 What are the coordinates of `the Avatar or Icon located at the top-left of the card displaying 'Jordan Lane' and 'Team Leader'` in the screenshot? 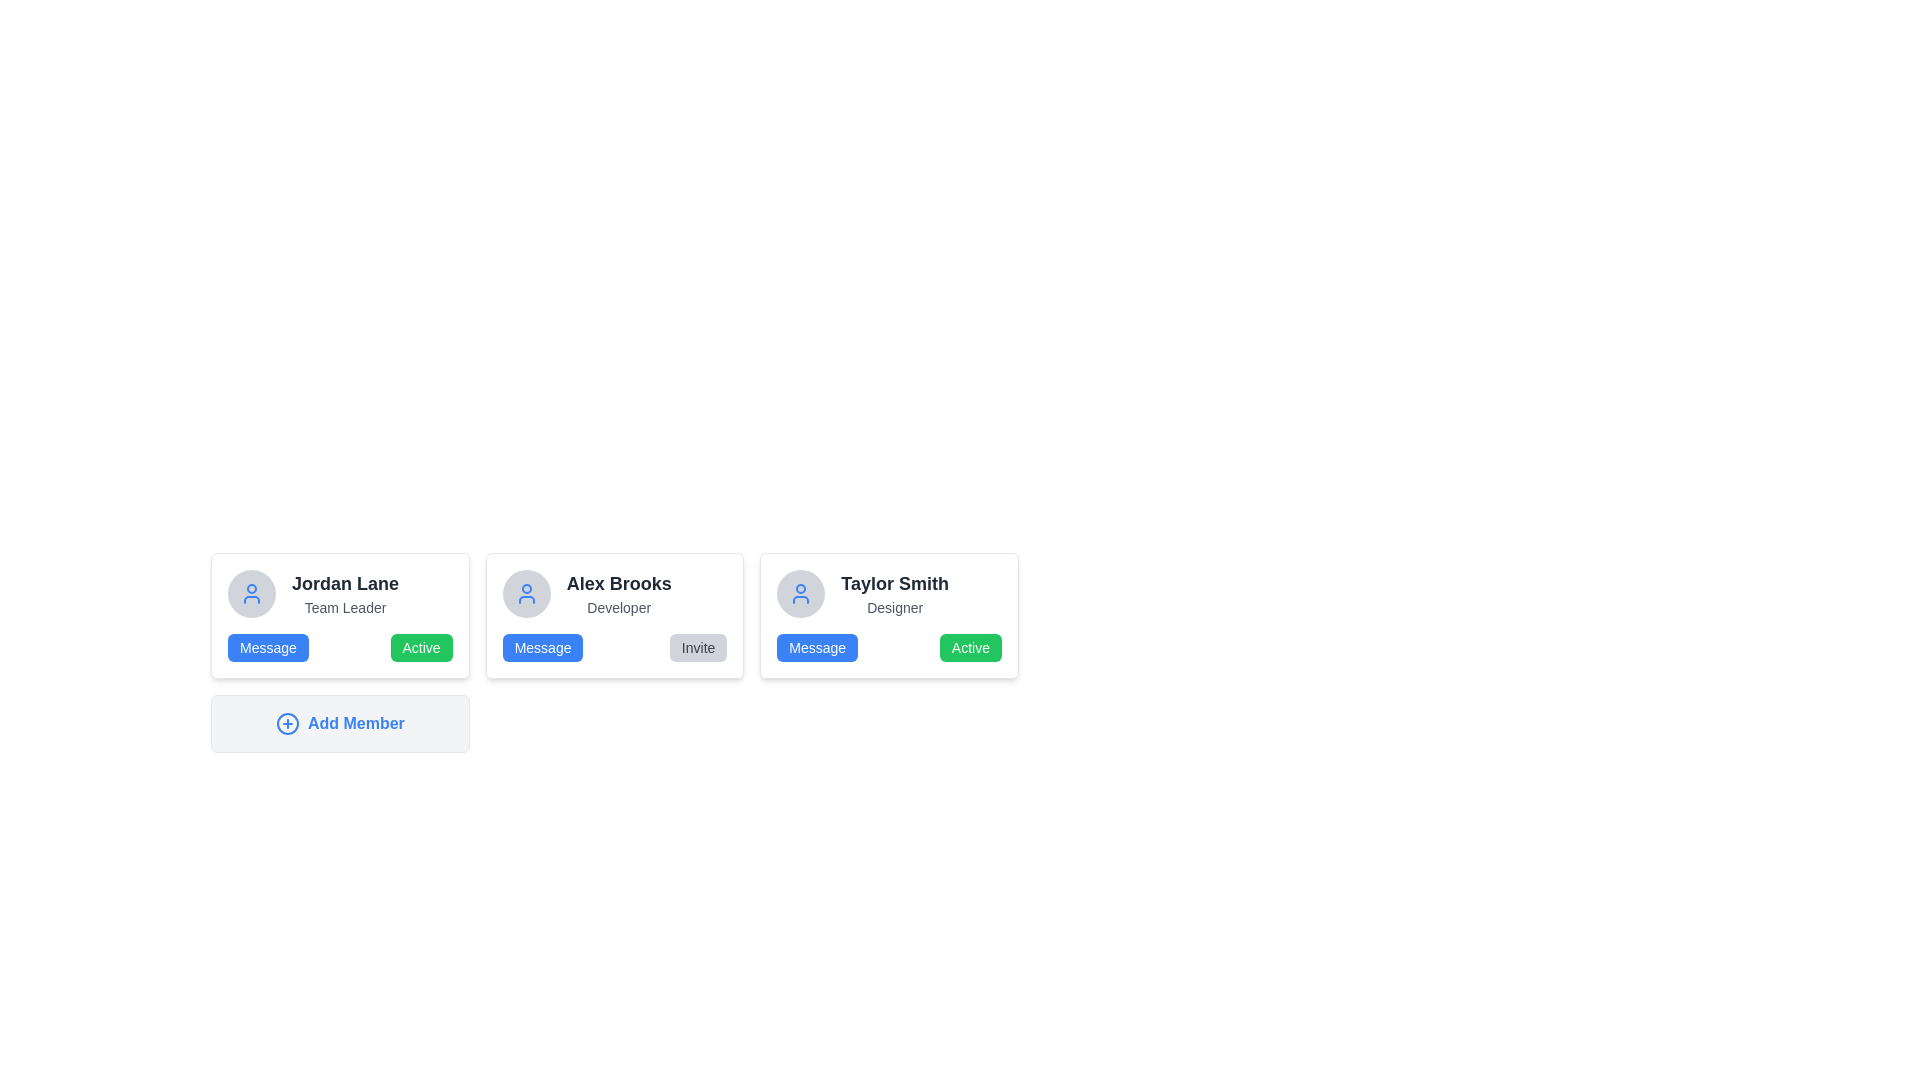 It's located at (251, 593).